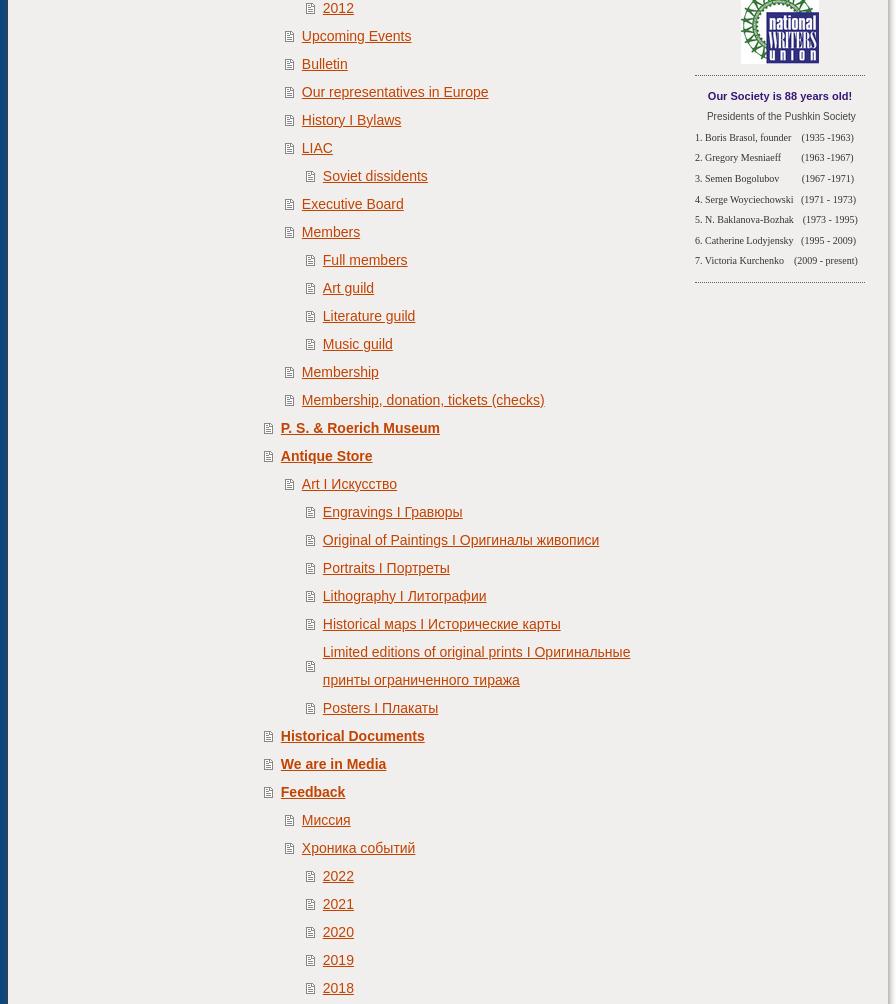 This screenshot has height=1004, width=896. What do you see at coordinates (300, 145) in the screenshot?
I see `'LIAC'` at bounding box center [300, 145].